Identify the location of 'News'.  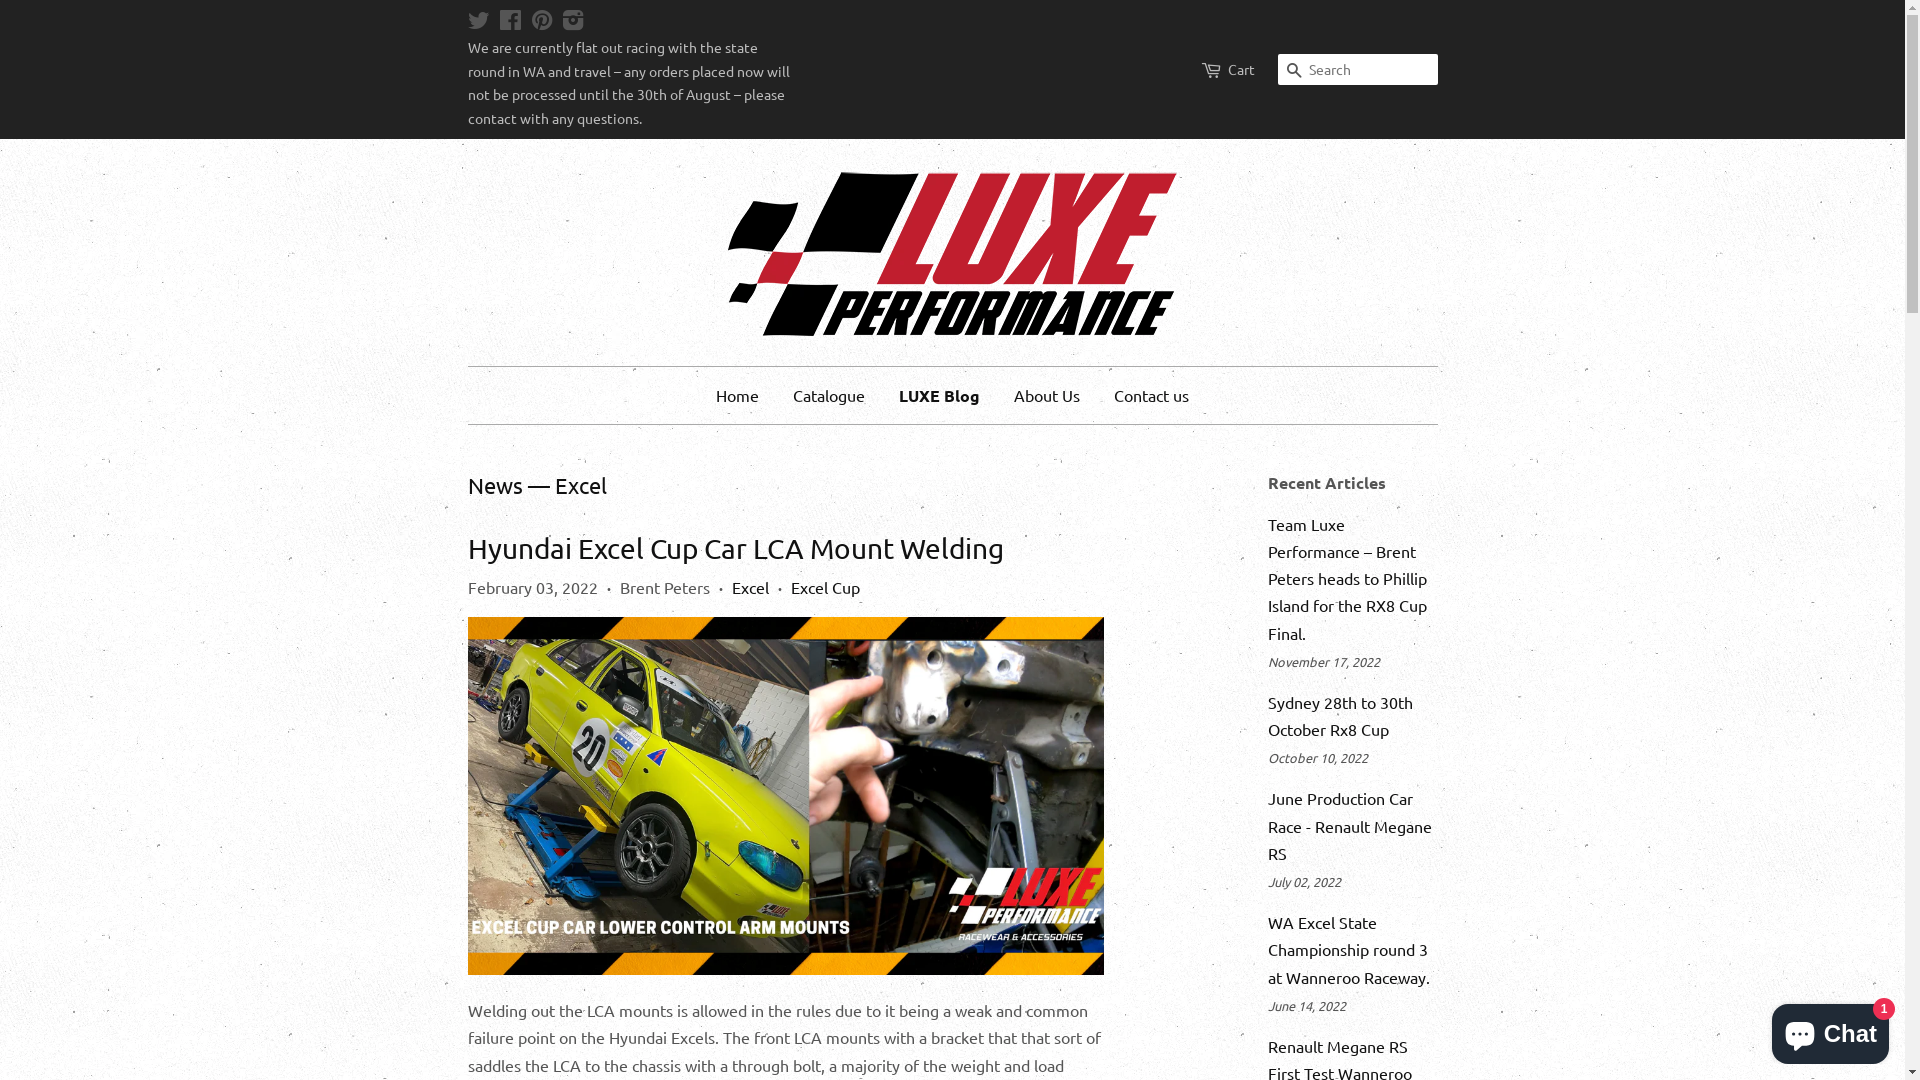
(495, 485).